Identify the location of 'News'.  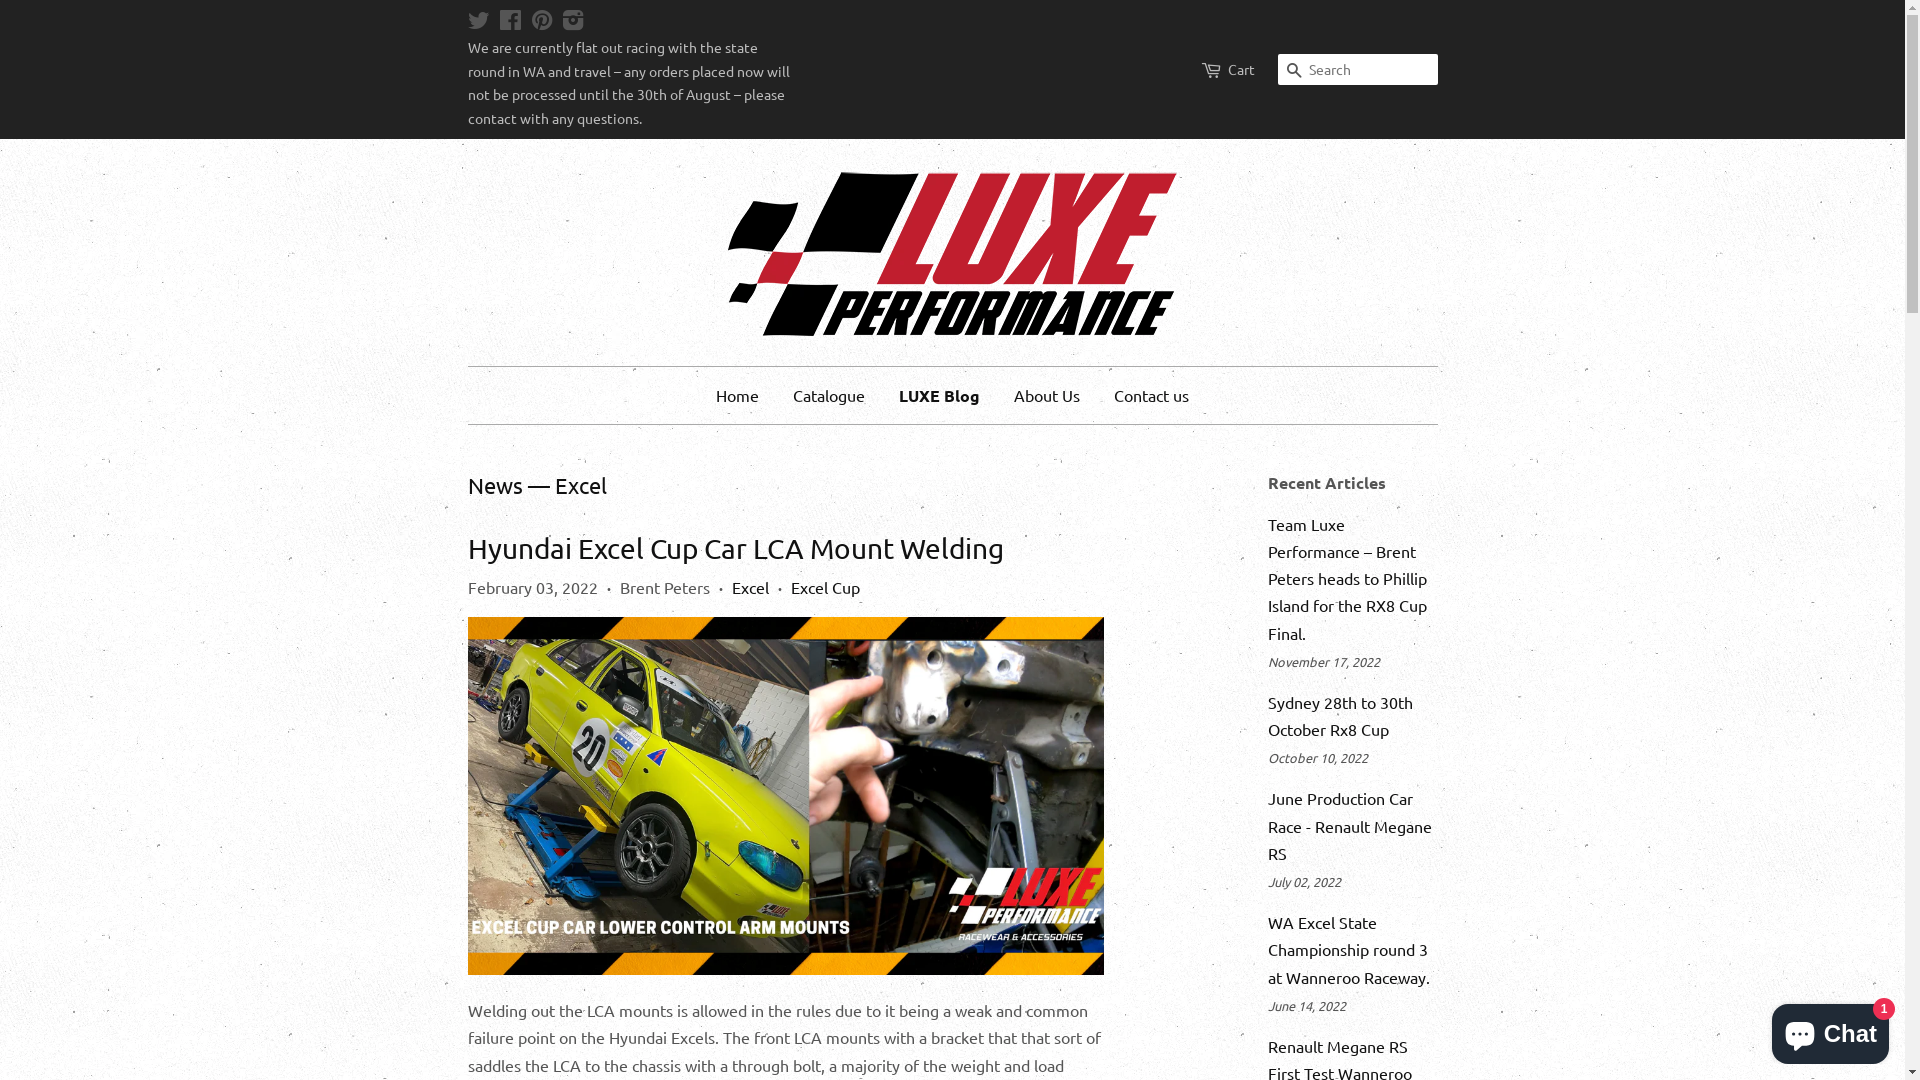
(495, 485).